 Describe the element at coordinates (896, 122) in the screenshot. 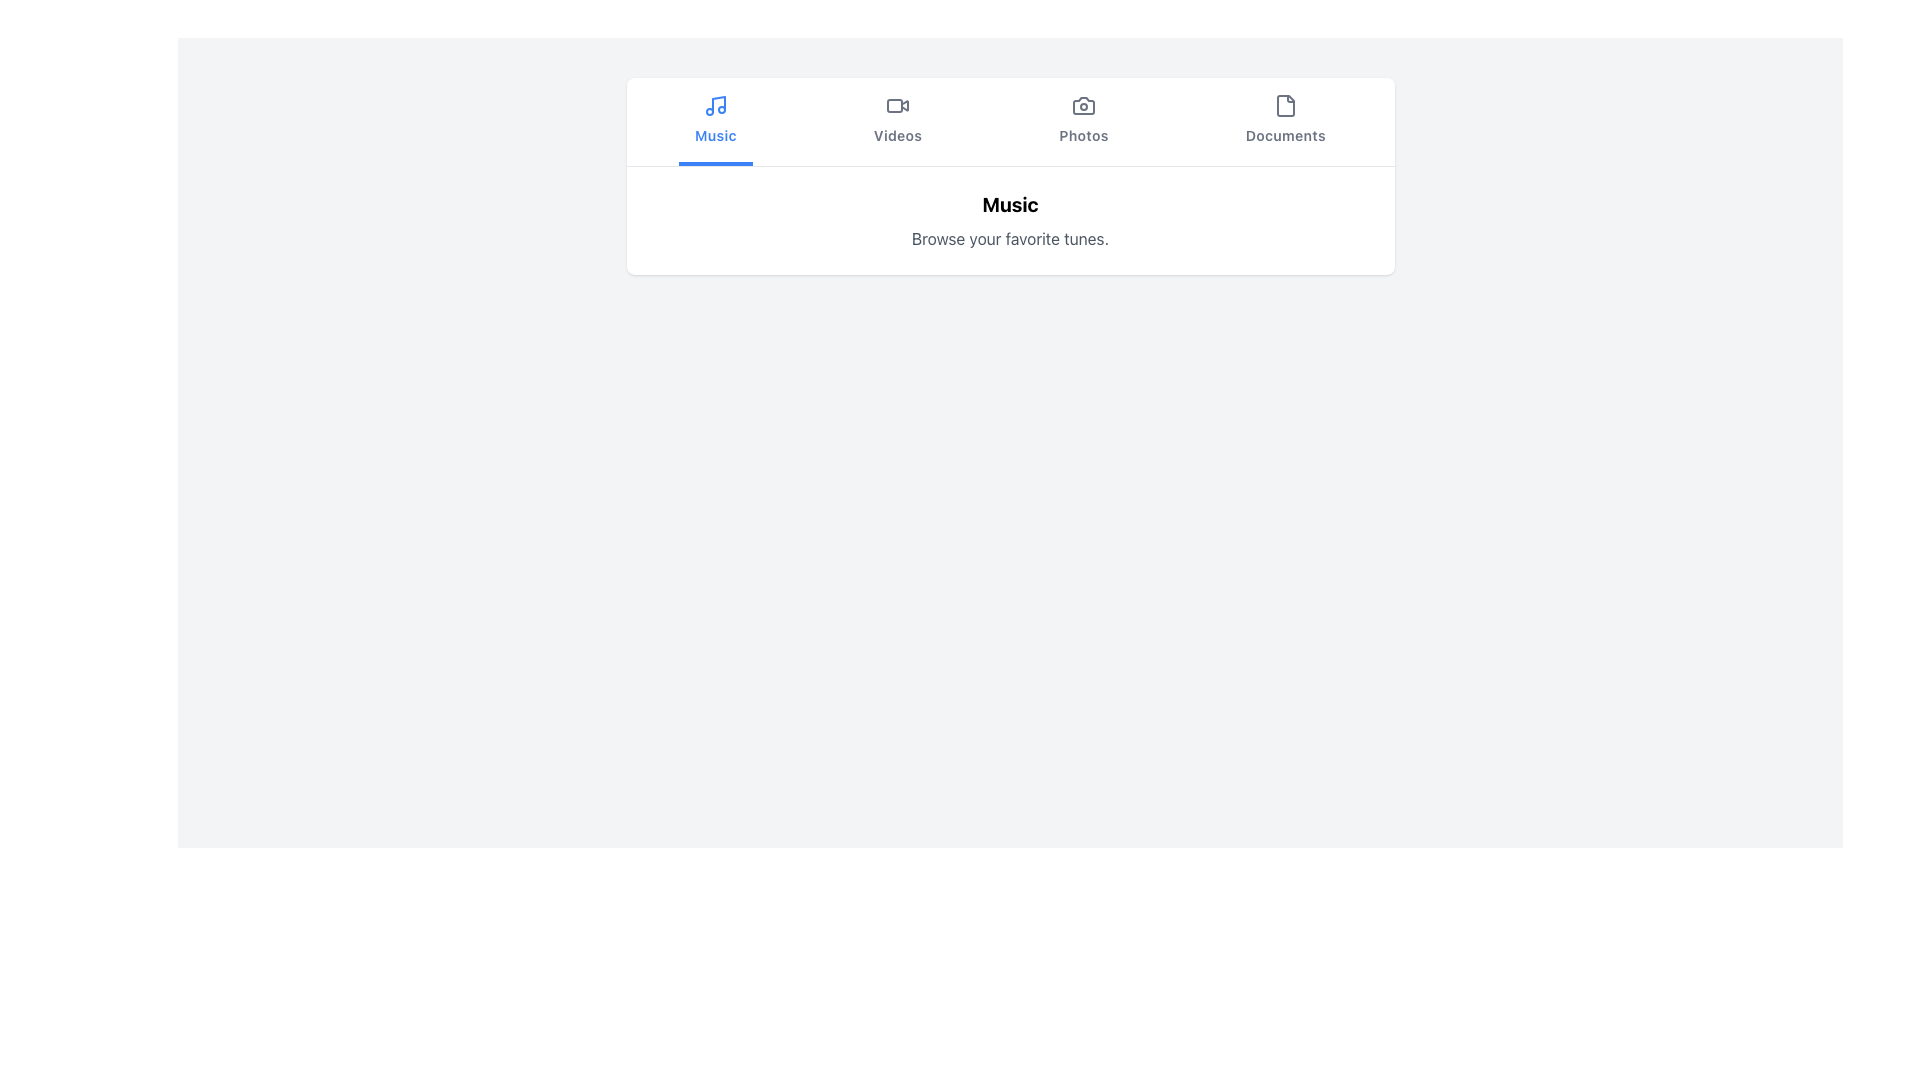

I see `the navigation button located between 'Music' and 'Photos'` at that location.